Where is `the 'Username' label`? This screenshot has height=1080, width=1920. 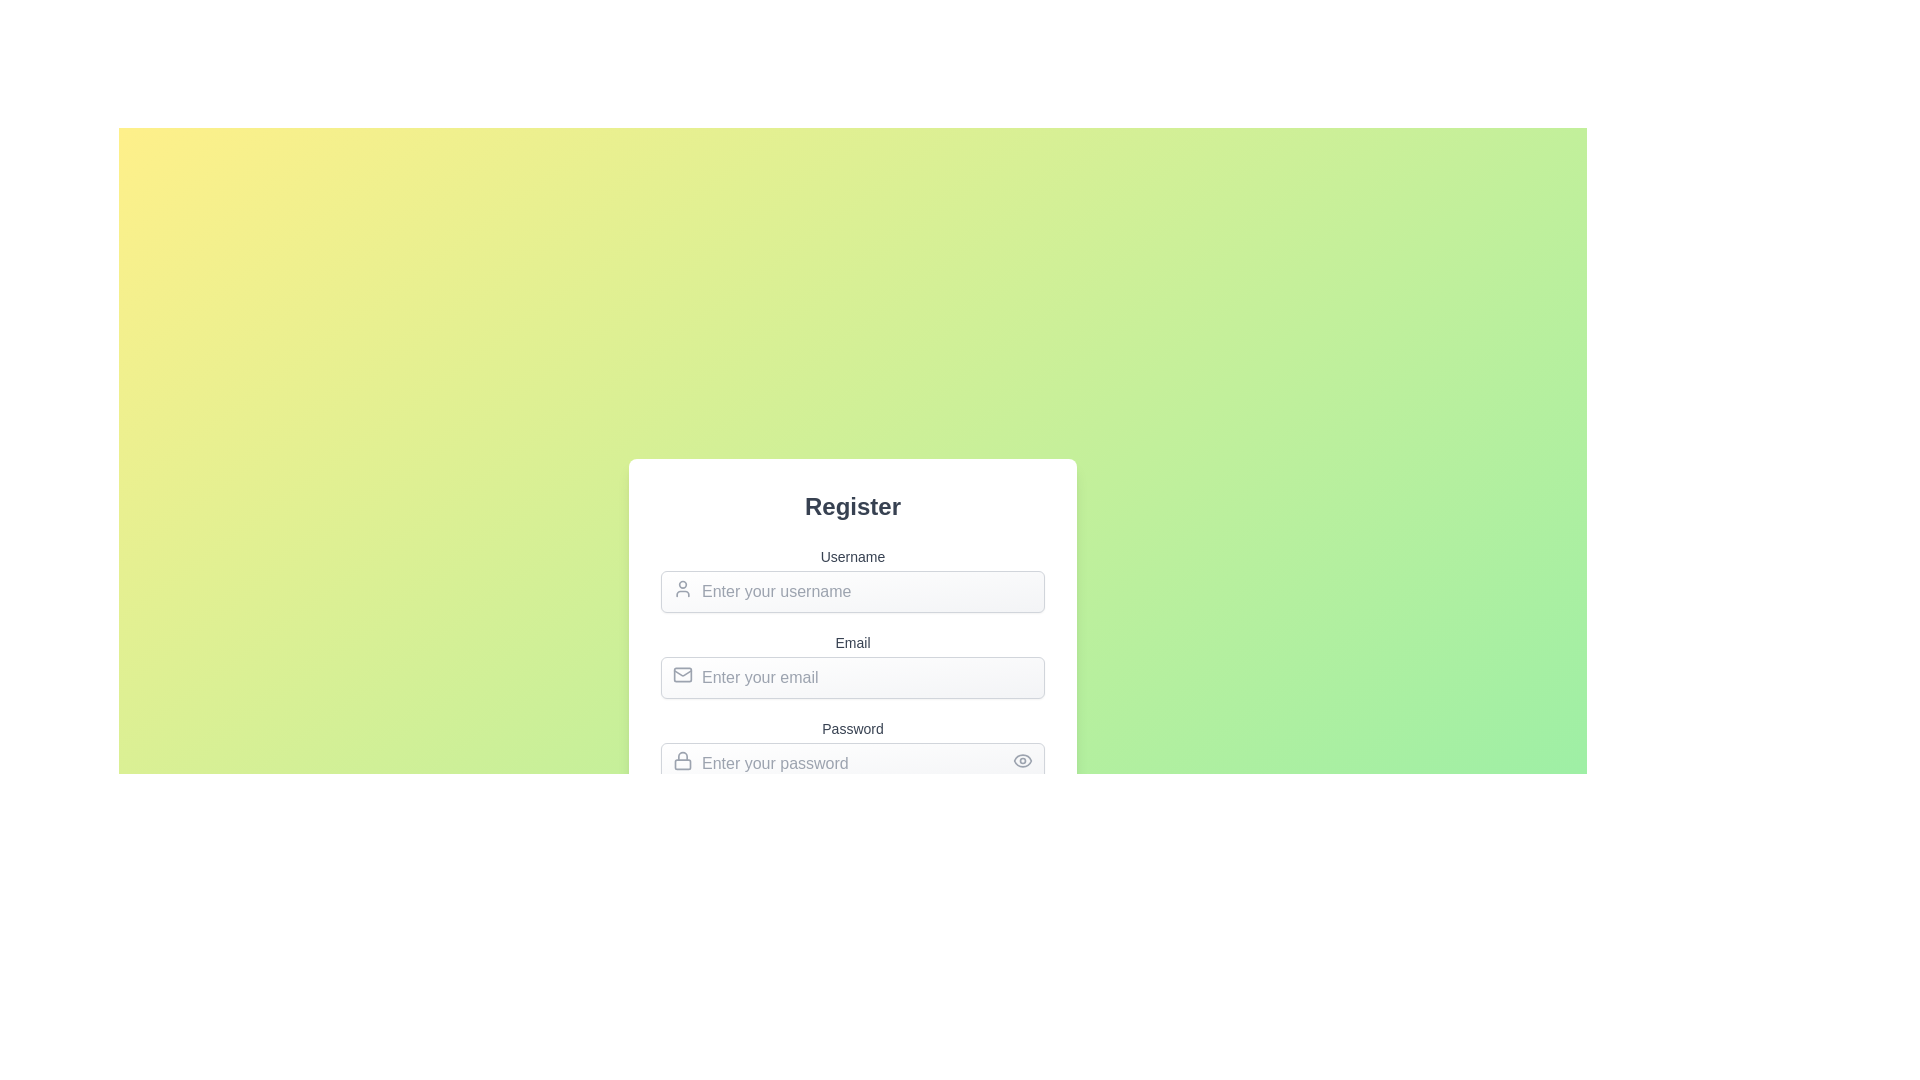 the 'Username' label is located at coordinates (853, 579).